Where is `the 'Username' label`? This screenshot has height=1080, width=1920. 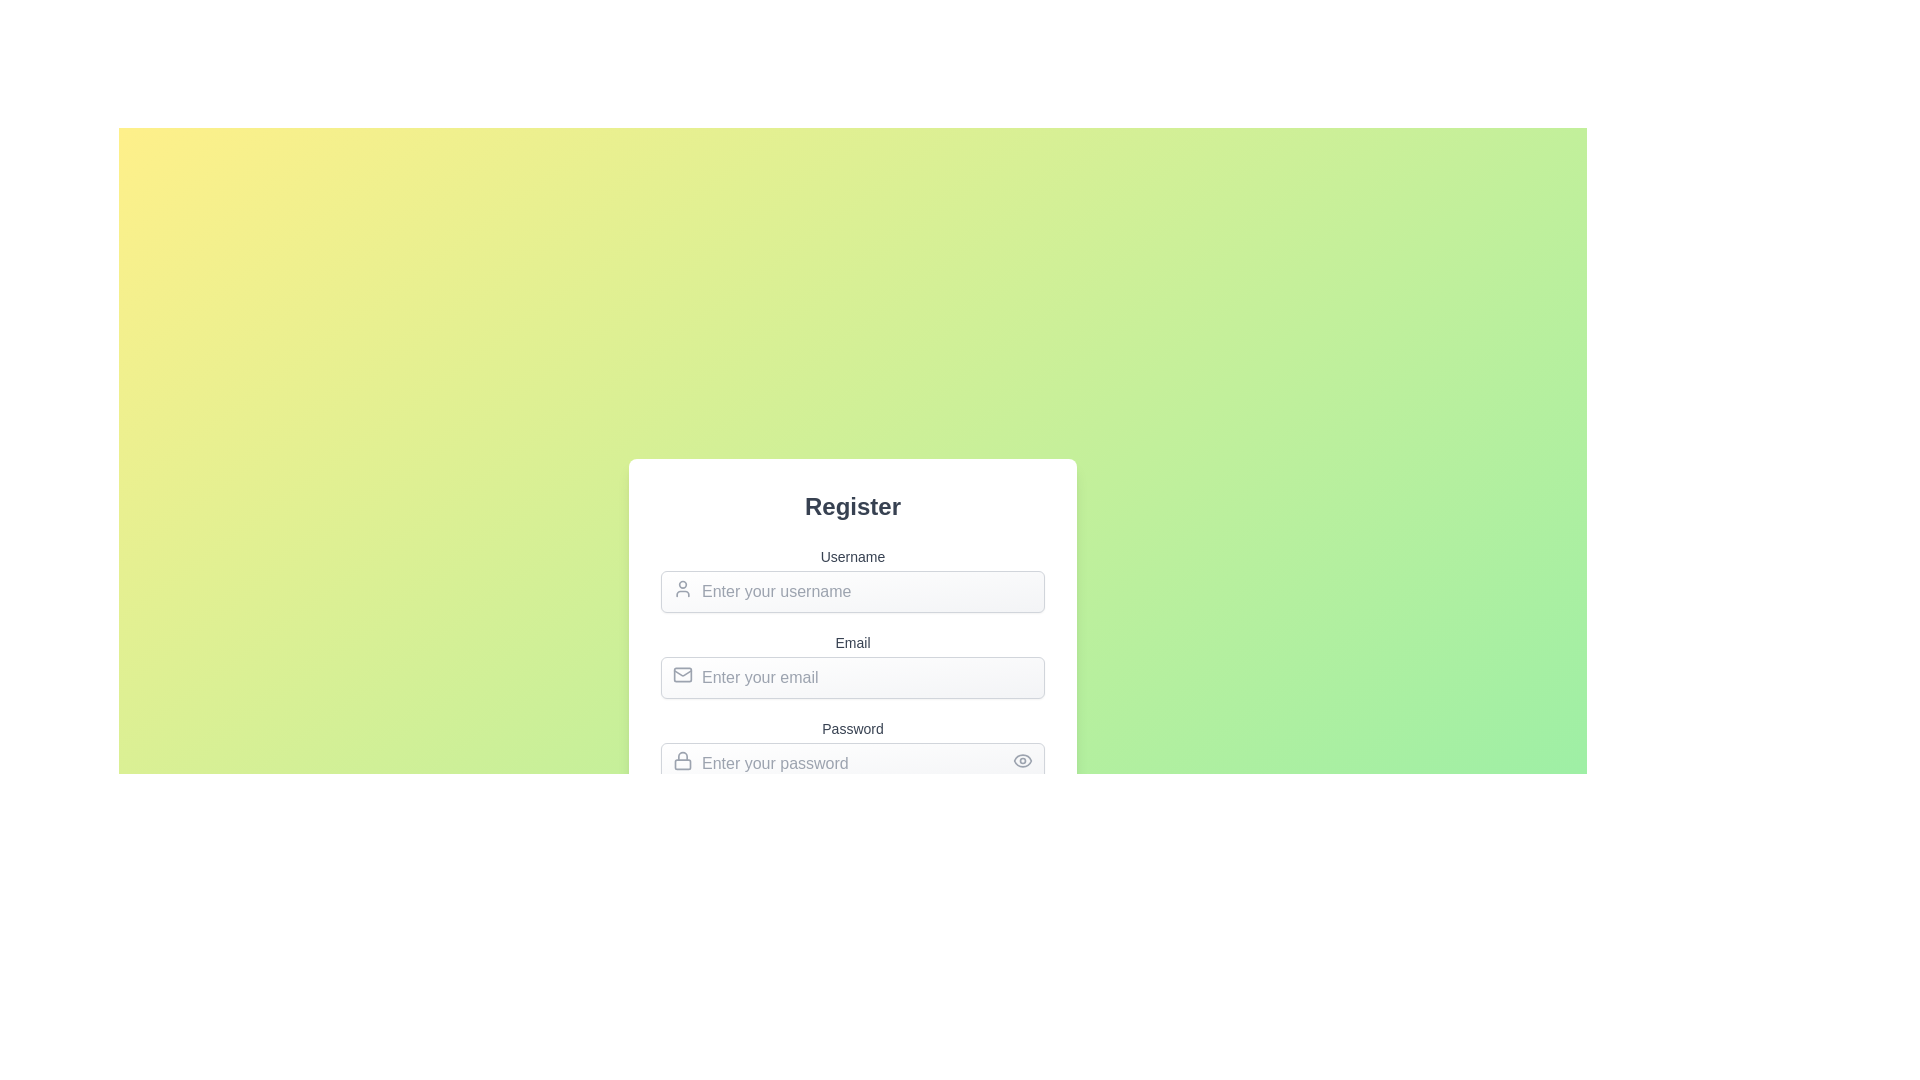 the 'Username' label is located at coordinates (853, 579).